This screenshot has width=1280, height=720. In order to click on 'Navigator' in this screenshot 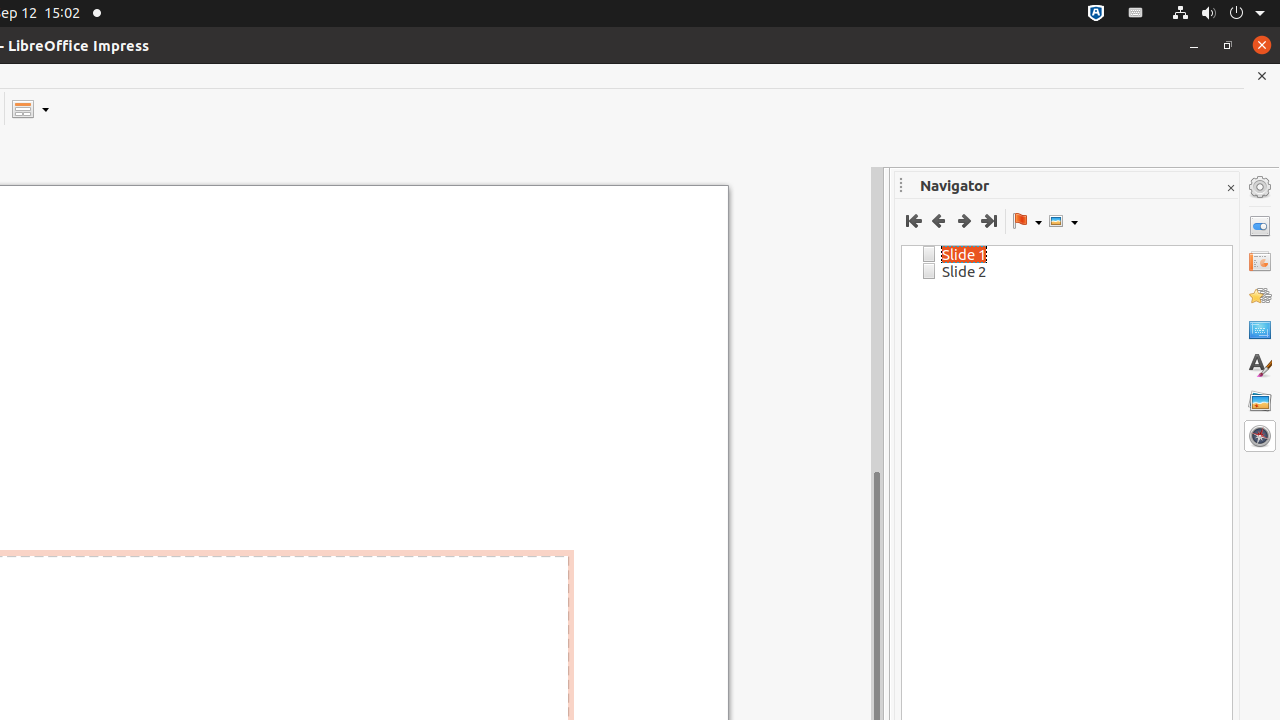, I will do `click(1259, 435)`.